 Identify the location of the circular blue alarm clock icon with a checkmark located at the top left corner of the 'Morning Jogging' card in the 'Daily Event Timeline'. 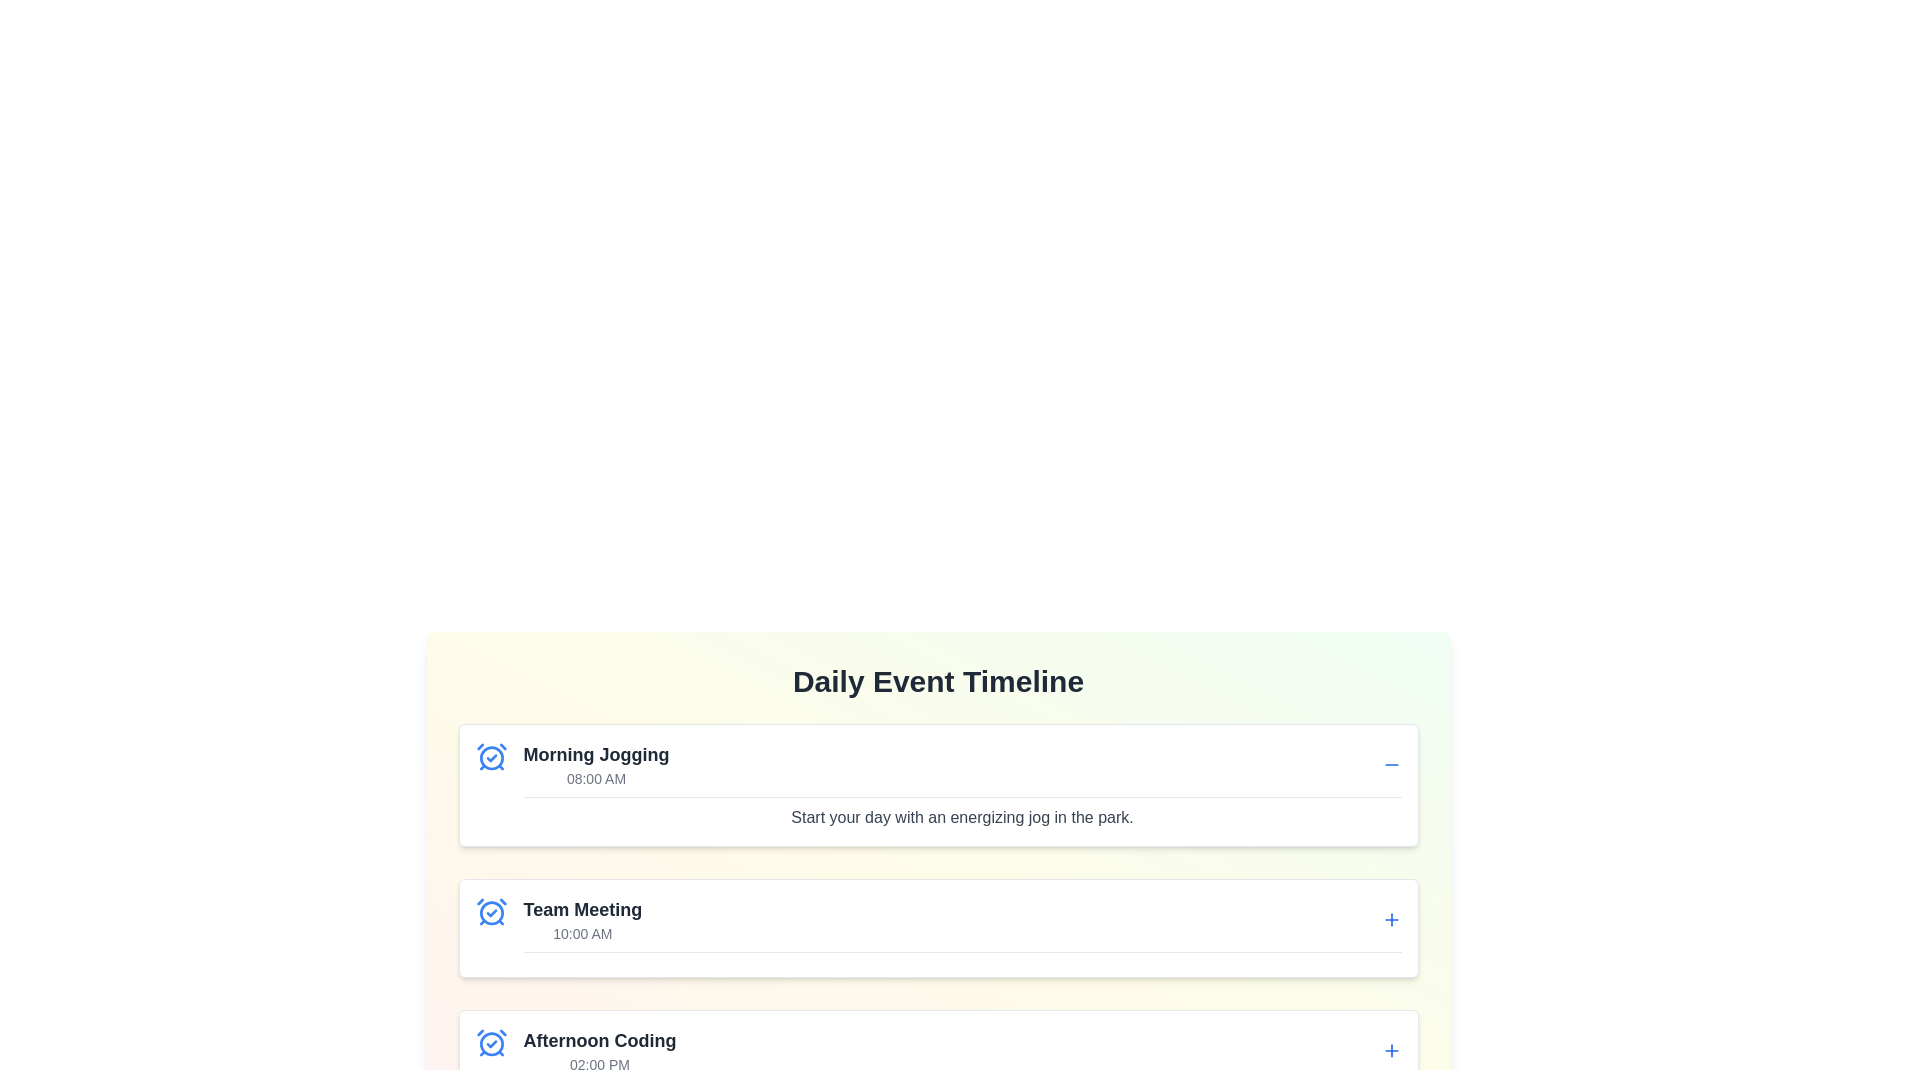
(491, 756).